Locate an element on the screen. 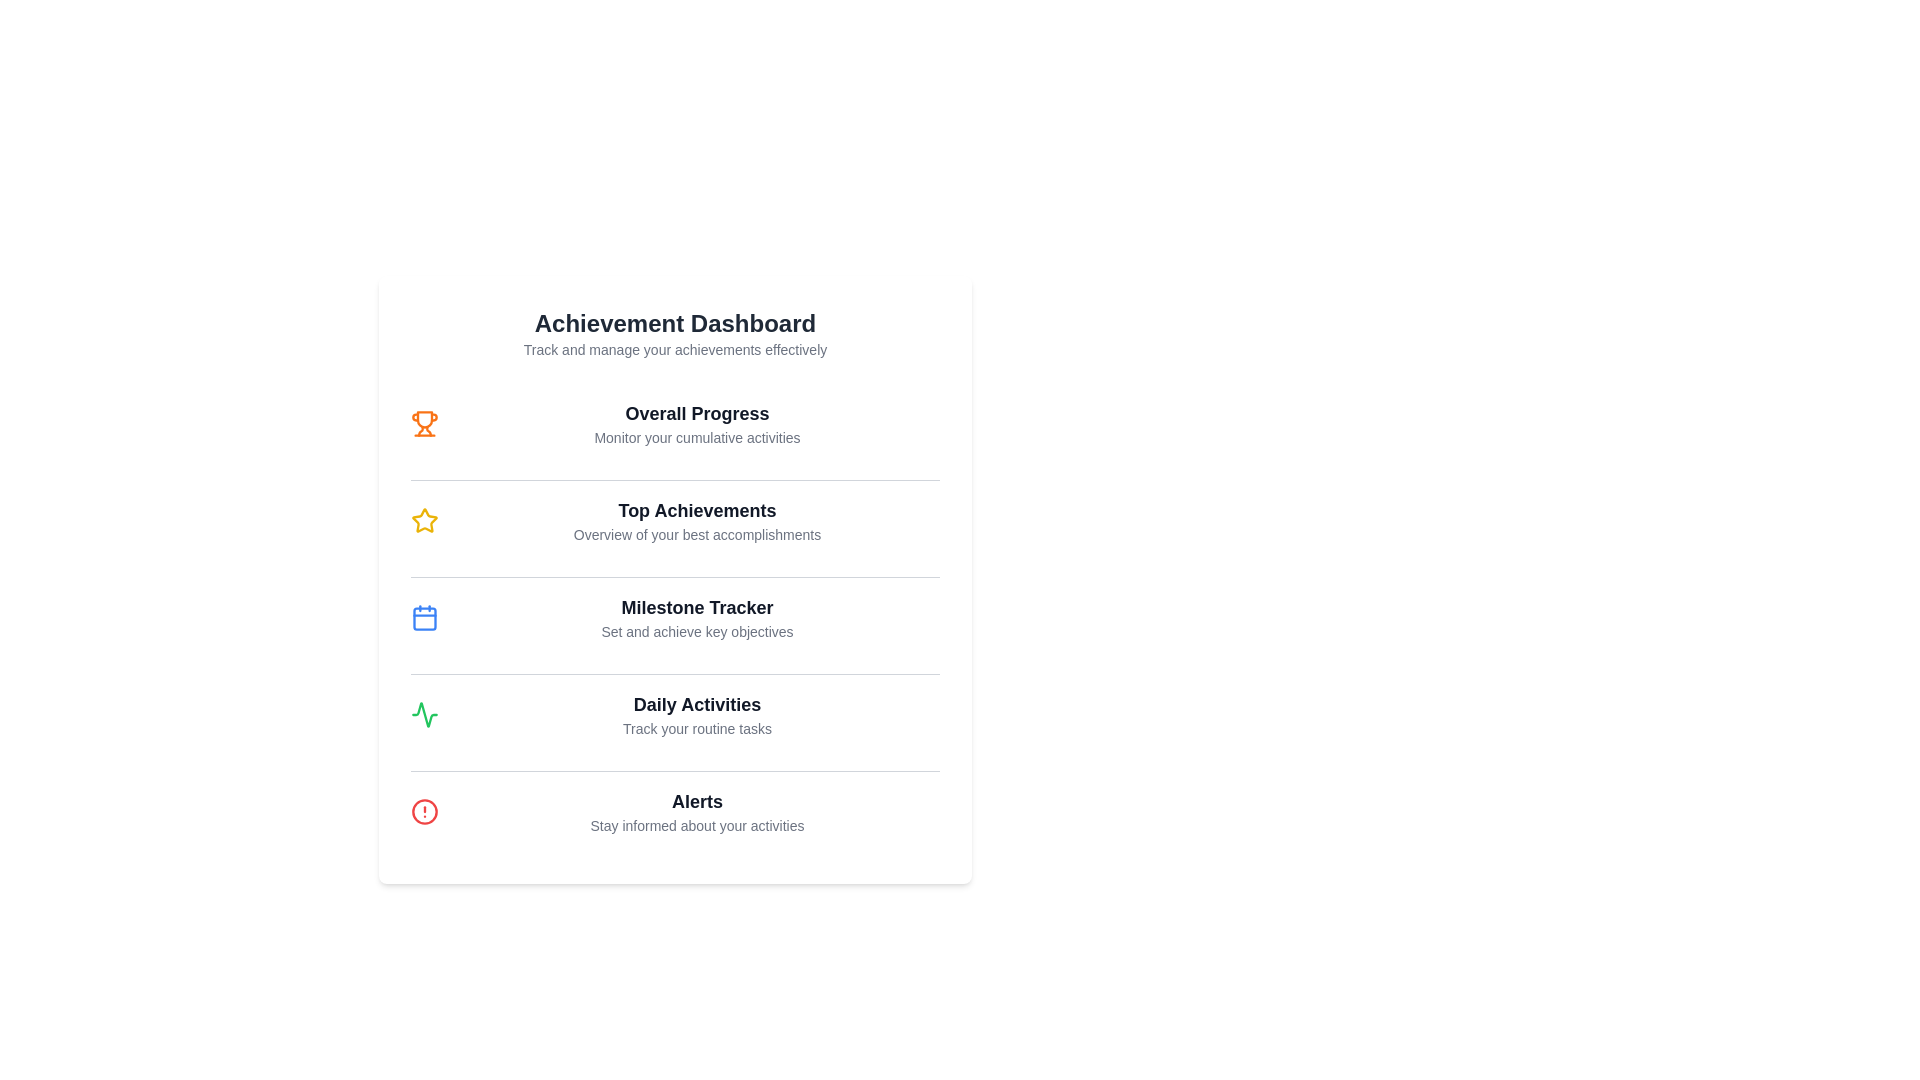  the first list item in the Achievement Dashboard that displays an orange trophy icon with the title 'Overall Progress' and the subtitle 'Monitor your cumulative activities' is located at coordinates (675, 423).